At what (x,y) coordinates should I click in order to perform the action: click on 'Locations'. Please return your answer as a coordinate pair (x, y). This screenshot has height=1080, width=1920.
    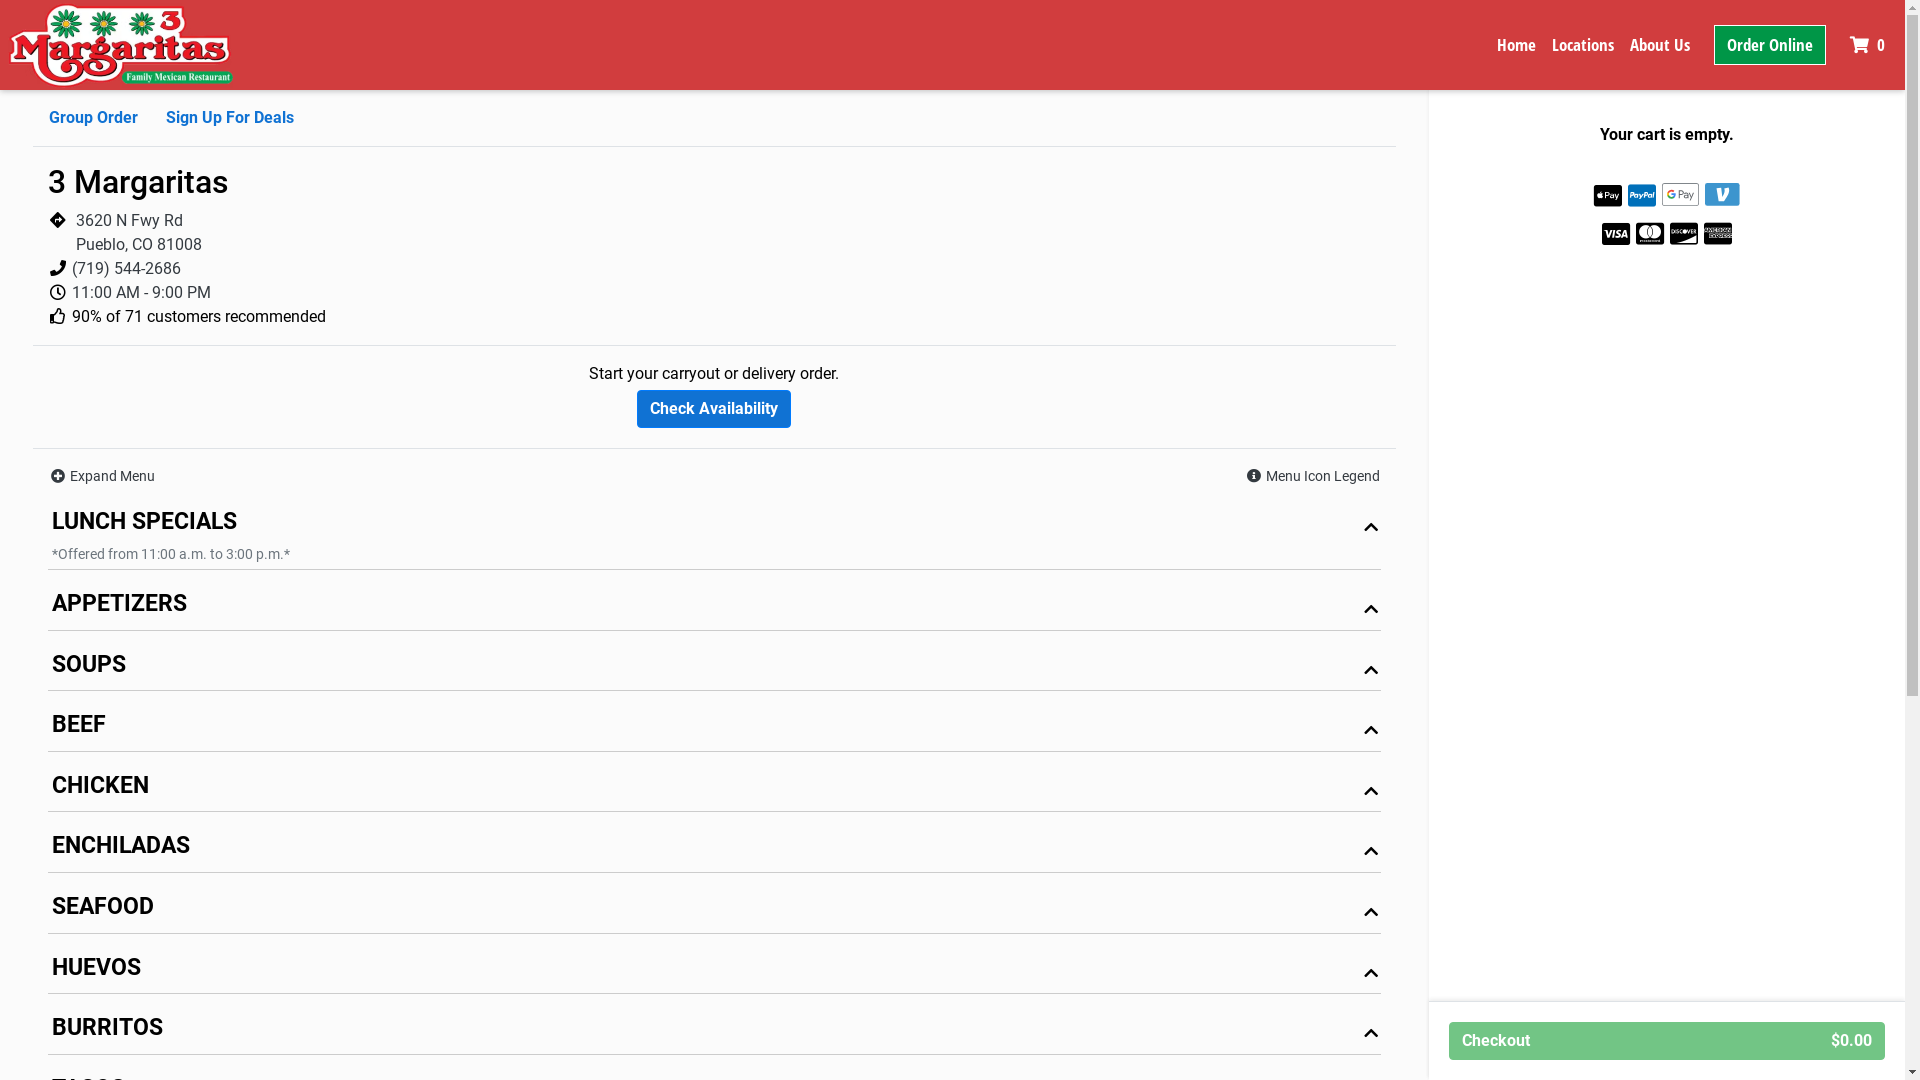
    Looking at the image, I should click on (1582, 45).